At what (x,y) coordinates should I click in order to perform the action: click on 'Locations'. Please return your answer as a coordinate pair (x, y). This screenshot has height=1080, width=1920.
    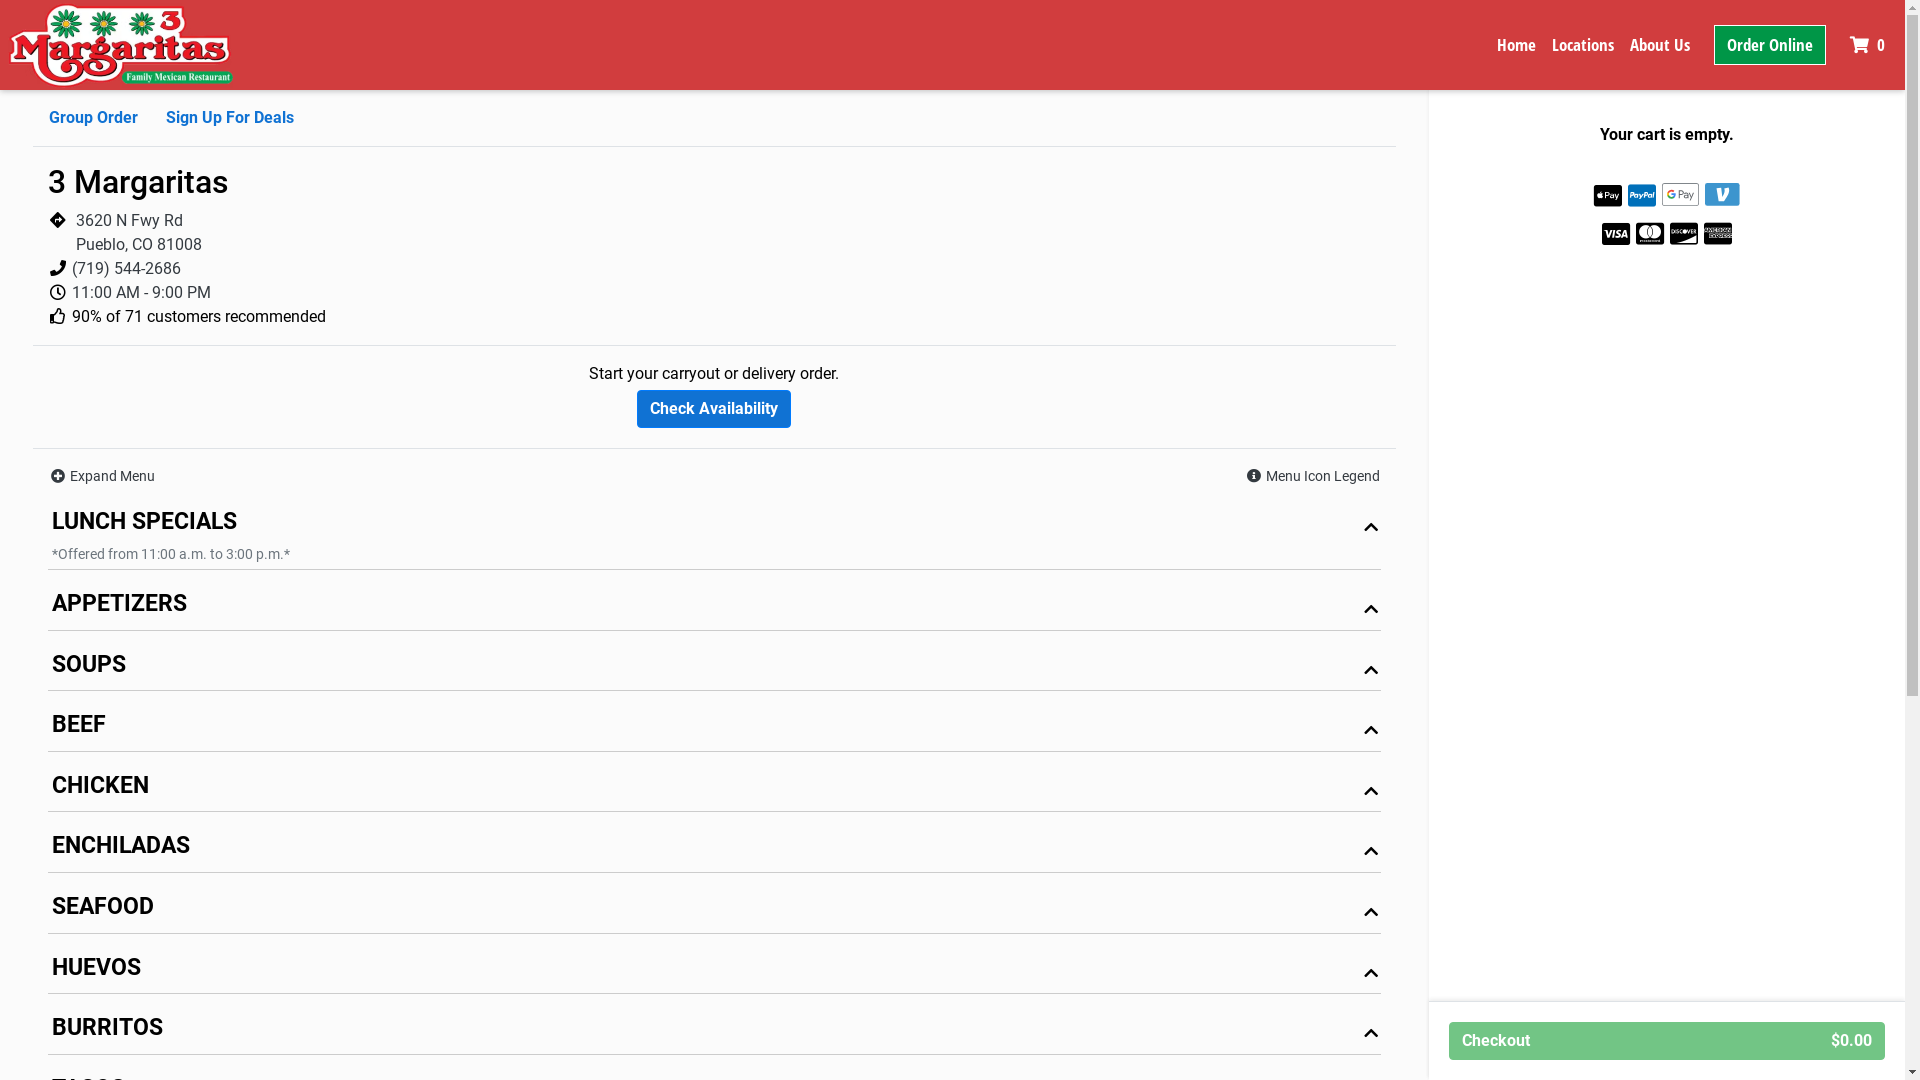
    Looking at the image, I should click on (1582, 45).